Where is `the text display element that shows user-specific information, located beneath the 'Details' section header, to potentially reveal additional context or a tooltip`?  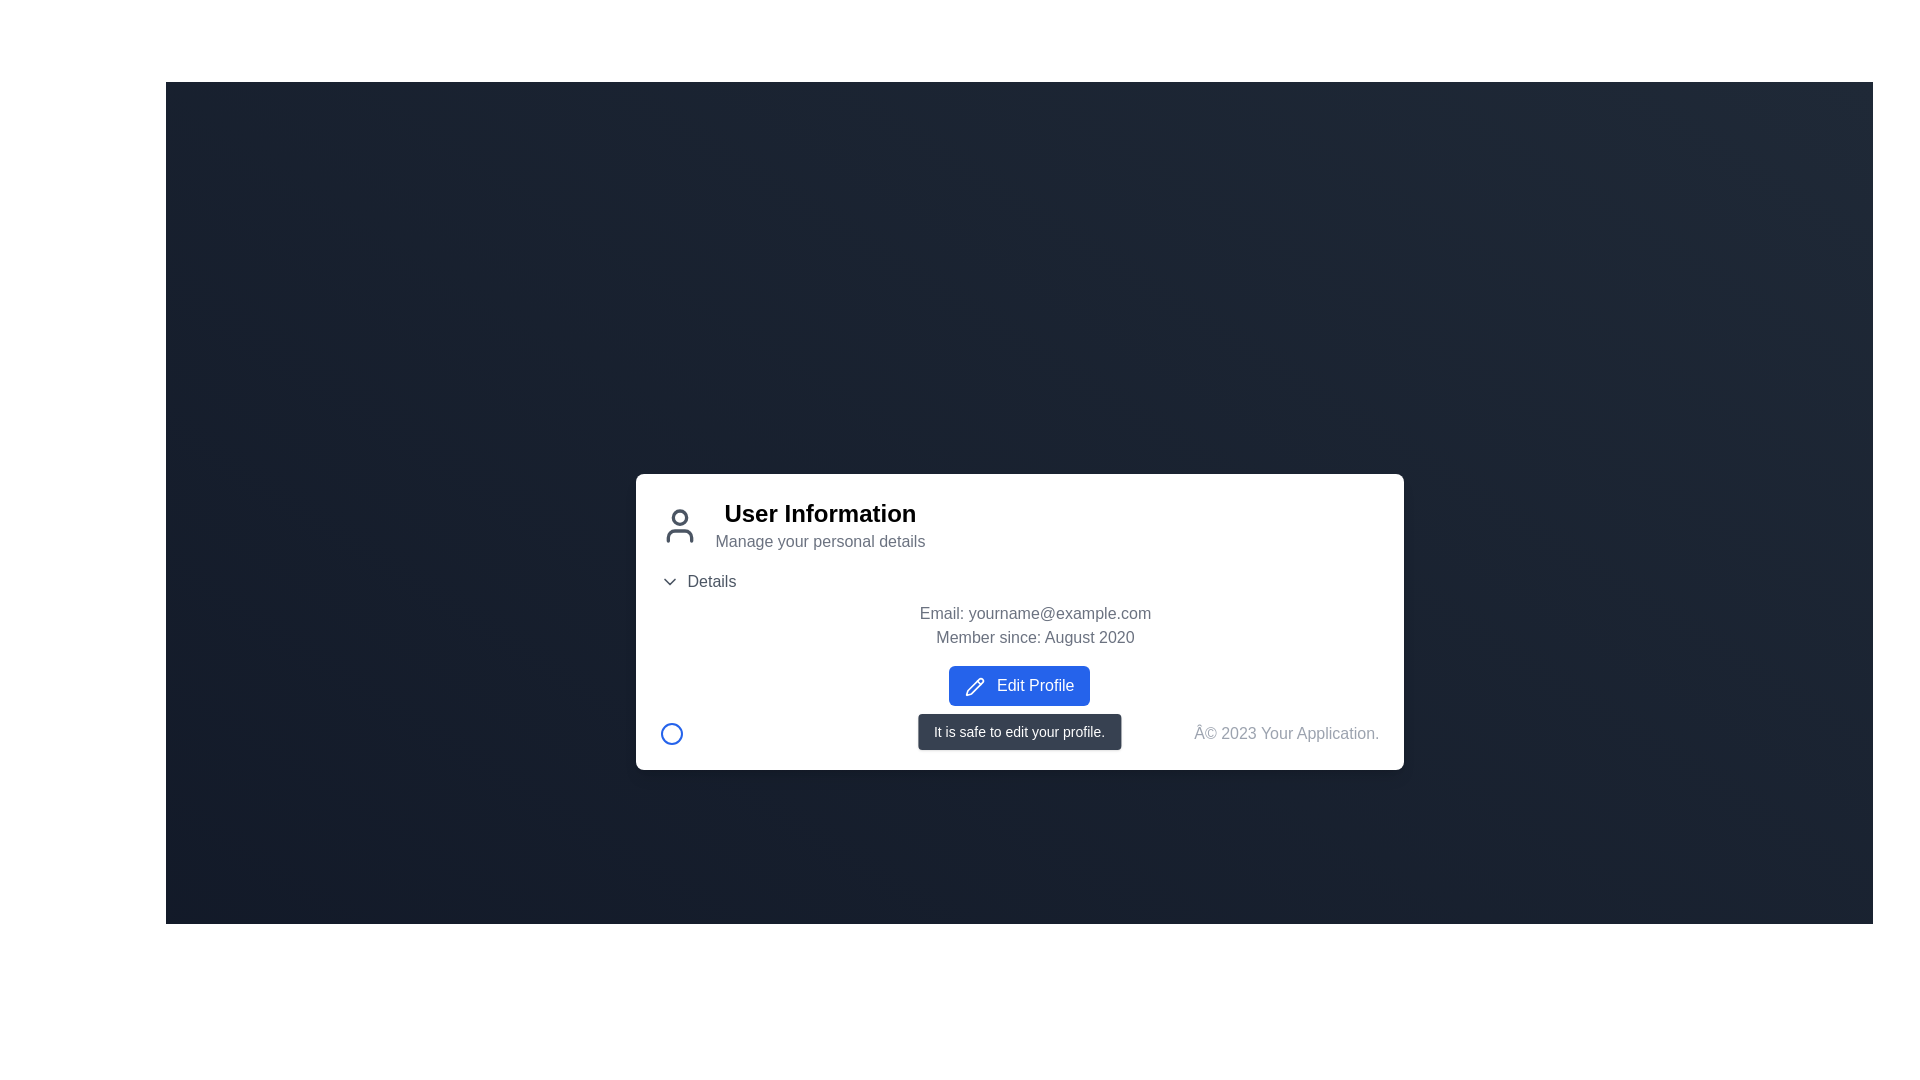
the text display element that shows user-specific information, located beneath the 'Details' section header, to potentially reveal additional context or a tooltip is located at coordinates (1019, 624).